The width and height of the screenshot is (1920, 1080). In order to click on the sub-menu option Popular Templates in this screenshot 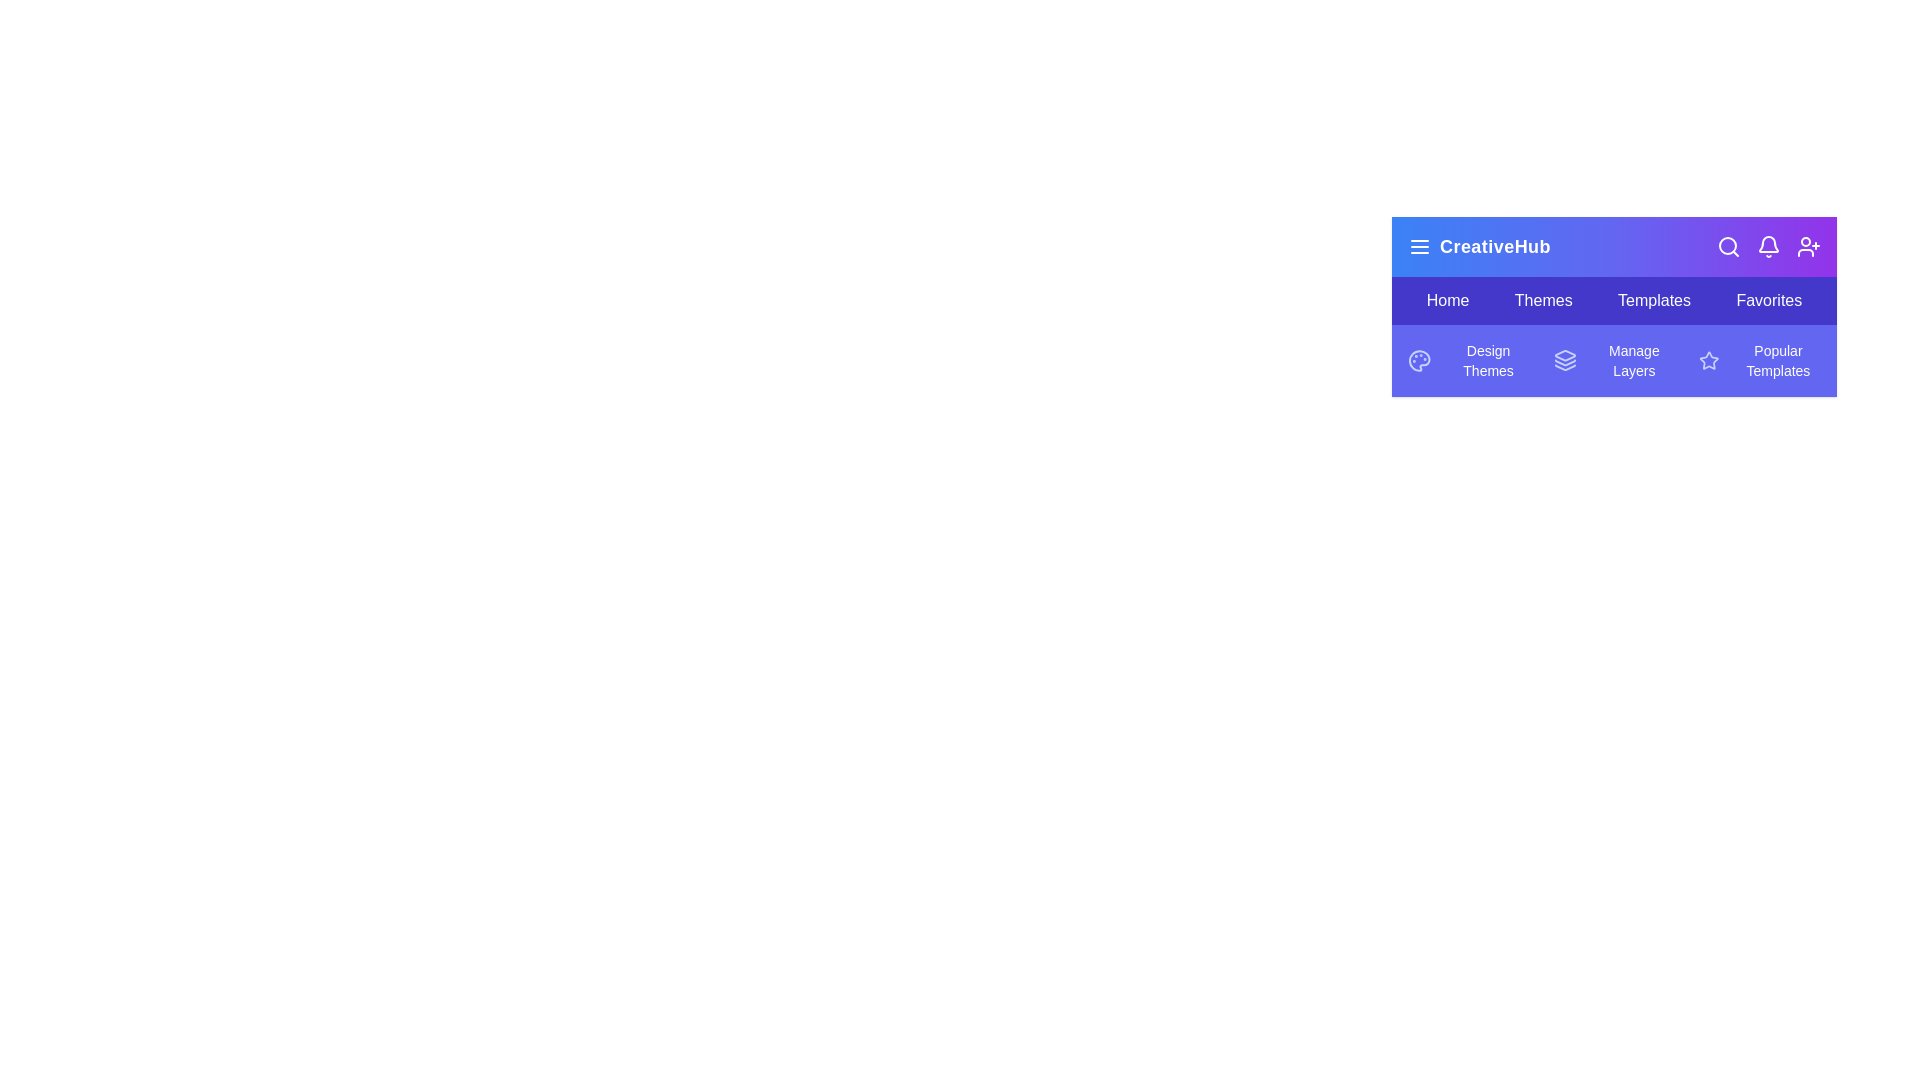, I will do `click(1760, 361)`.